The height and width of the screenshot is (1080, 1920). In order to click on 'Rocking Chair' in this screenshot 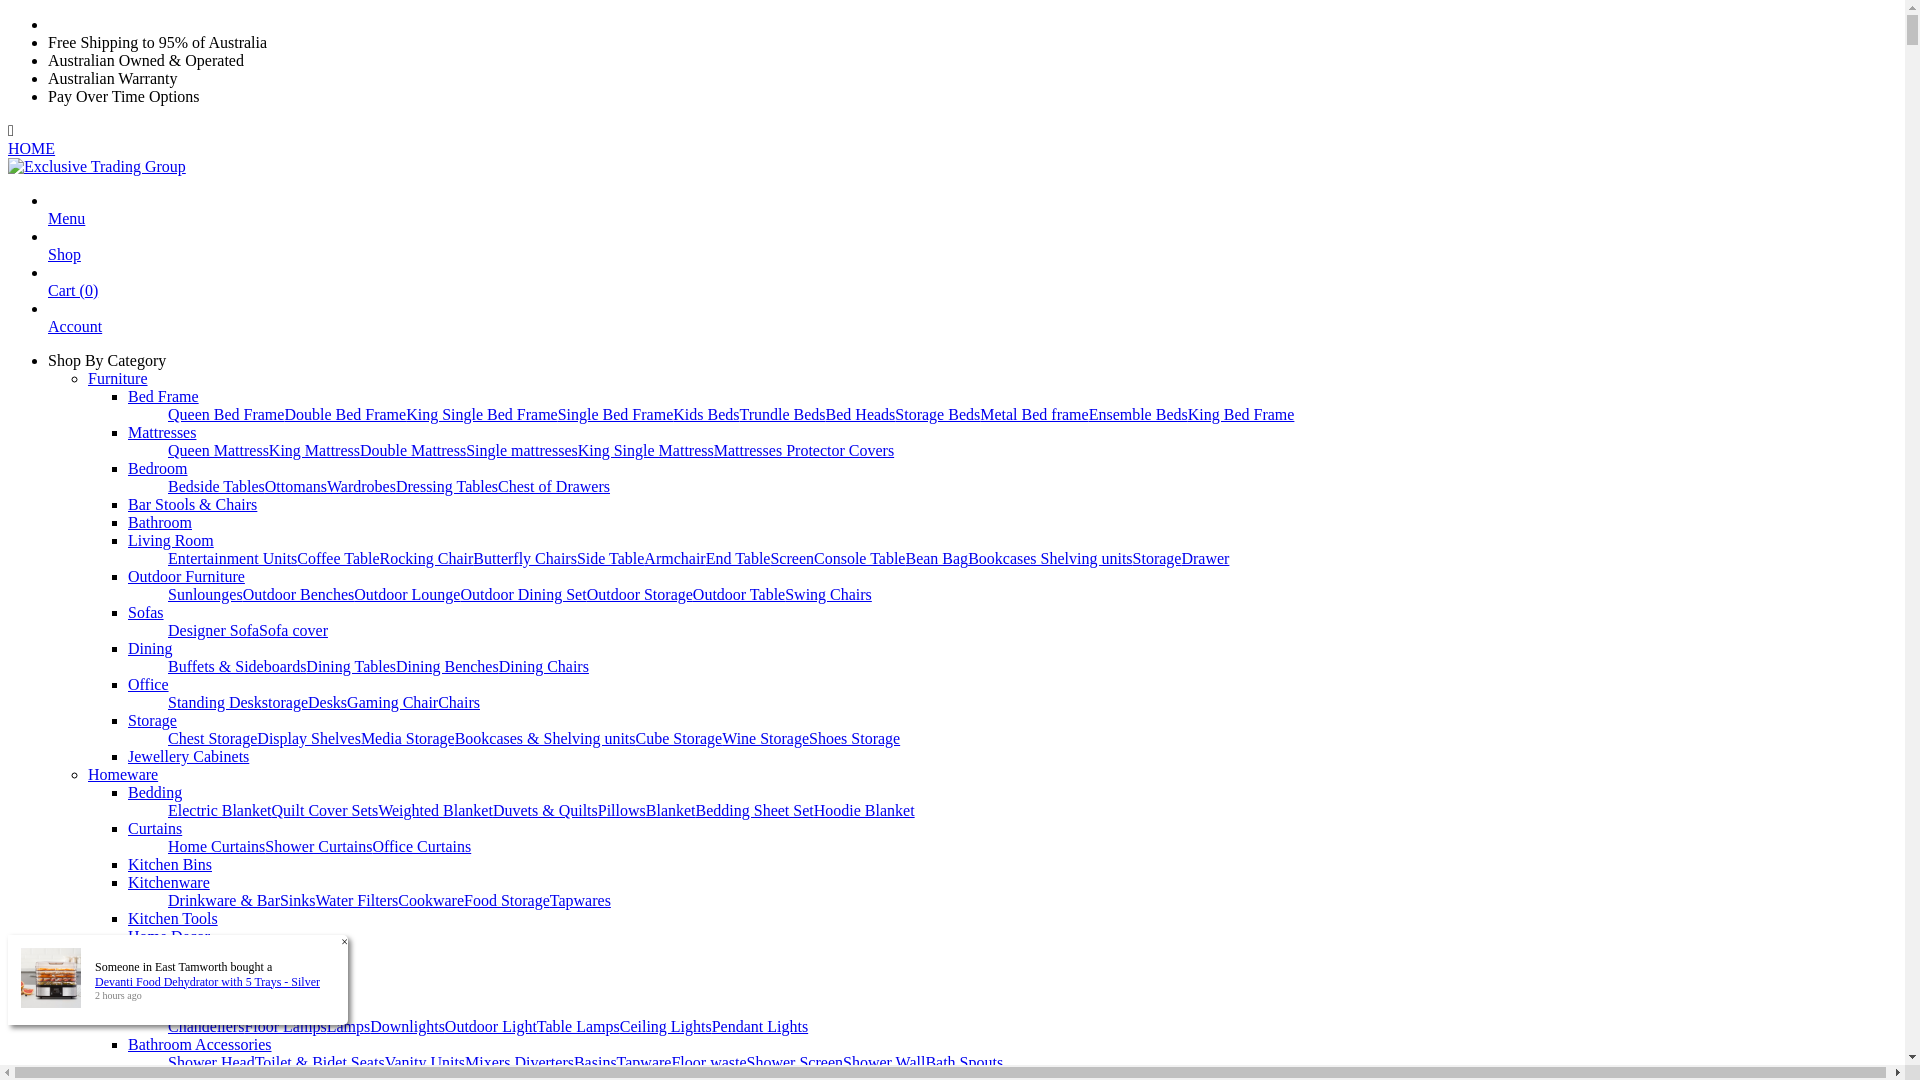, I will do `click(426, 558)`.